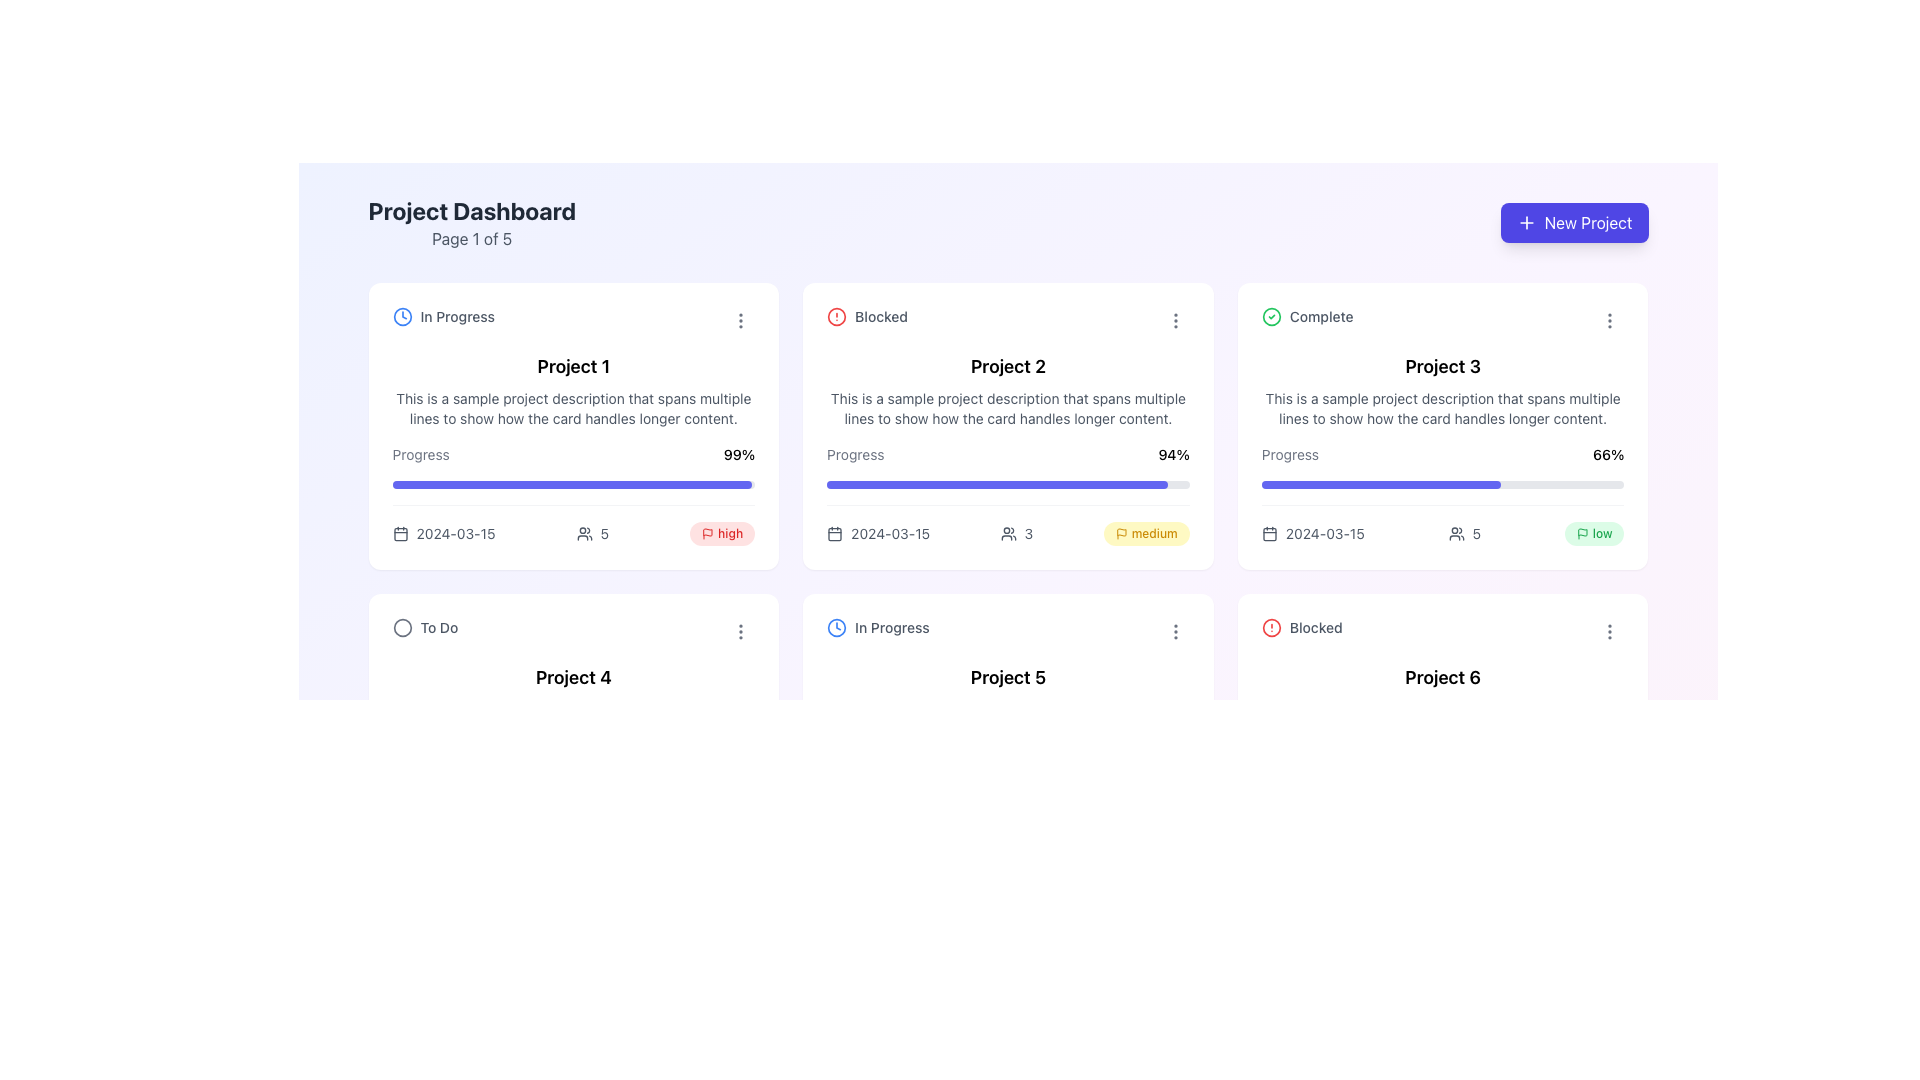 The image size is (1920, 1080). Describe the element at coordinates (740, 319) in the screenshot. I see `the gray icon with three vertical dots located in the top-right corner of the 'Project 1' card` at that location.